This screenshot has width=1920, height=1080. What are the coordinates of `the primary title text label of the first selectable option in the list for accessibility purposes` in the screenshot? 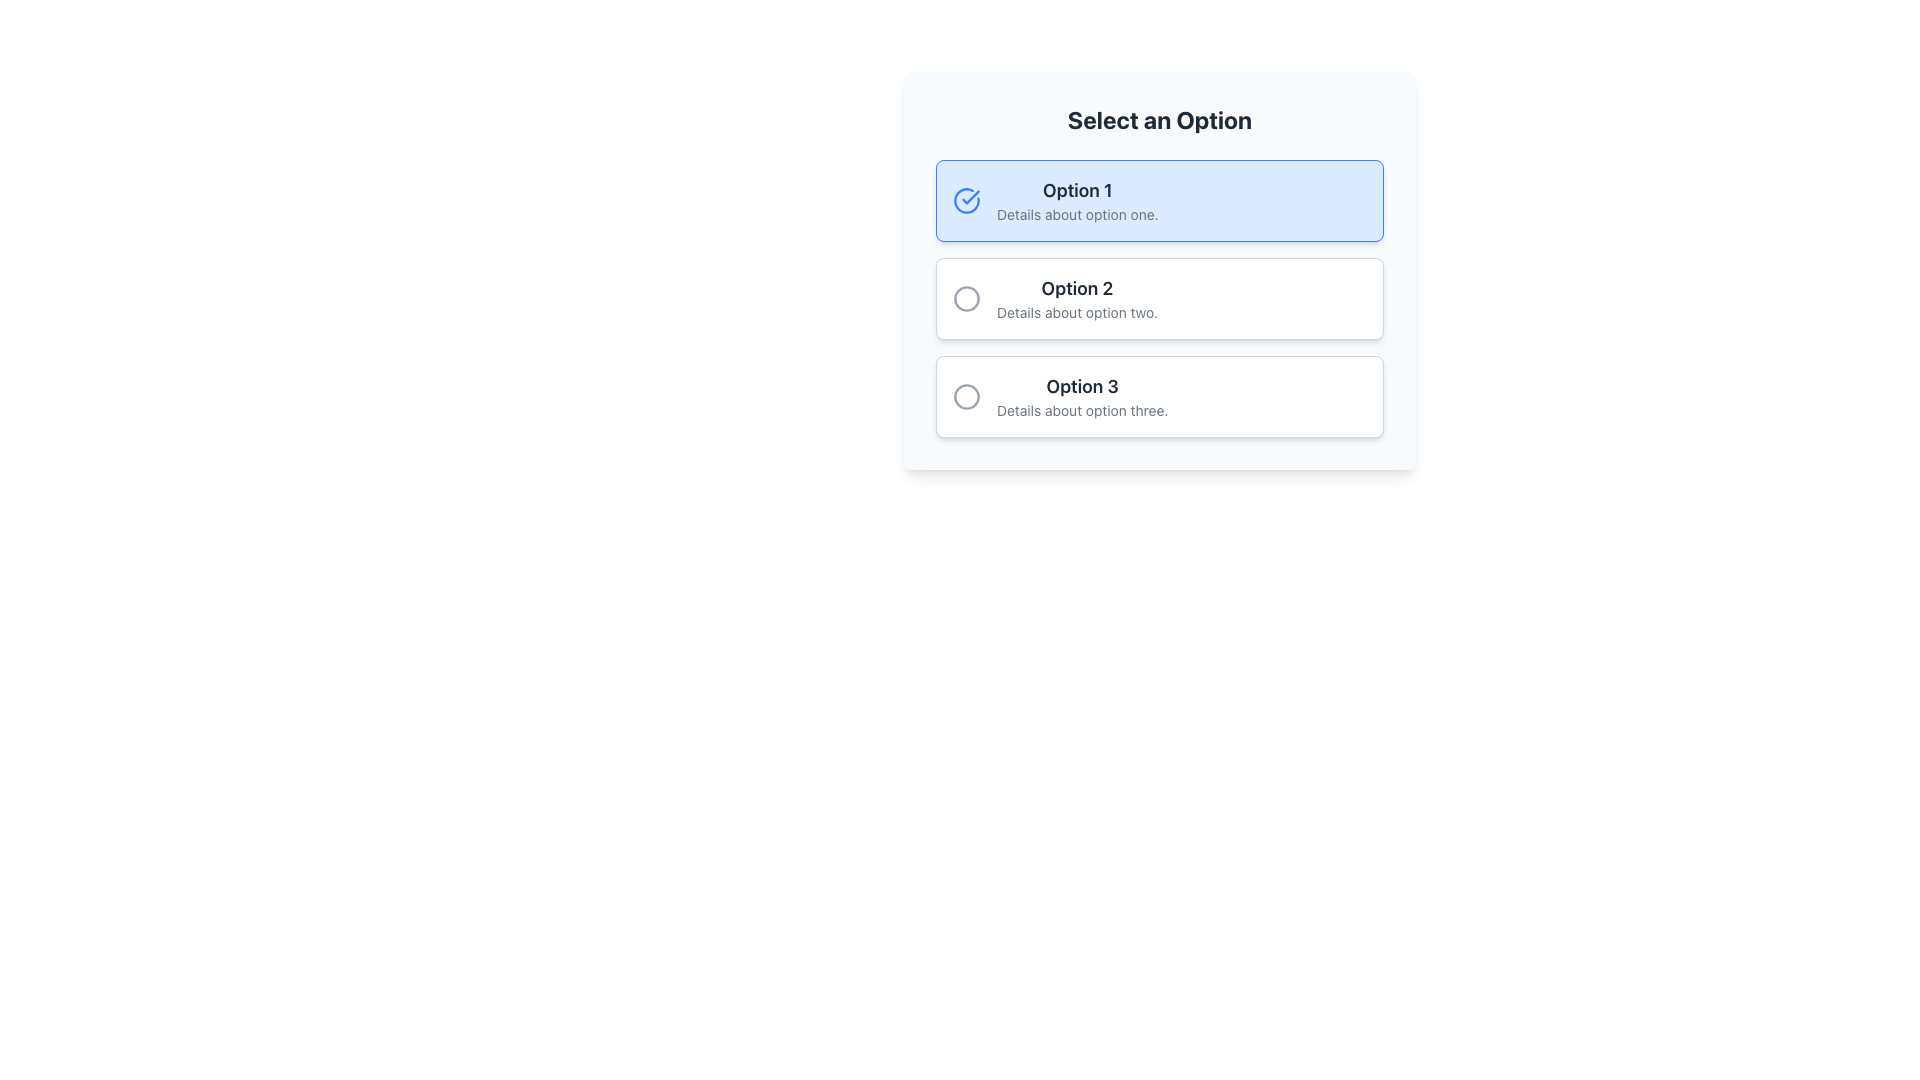 It's located at (1076, 191).